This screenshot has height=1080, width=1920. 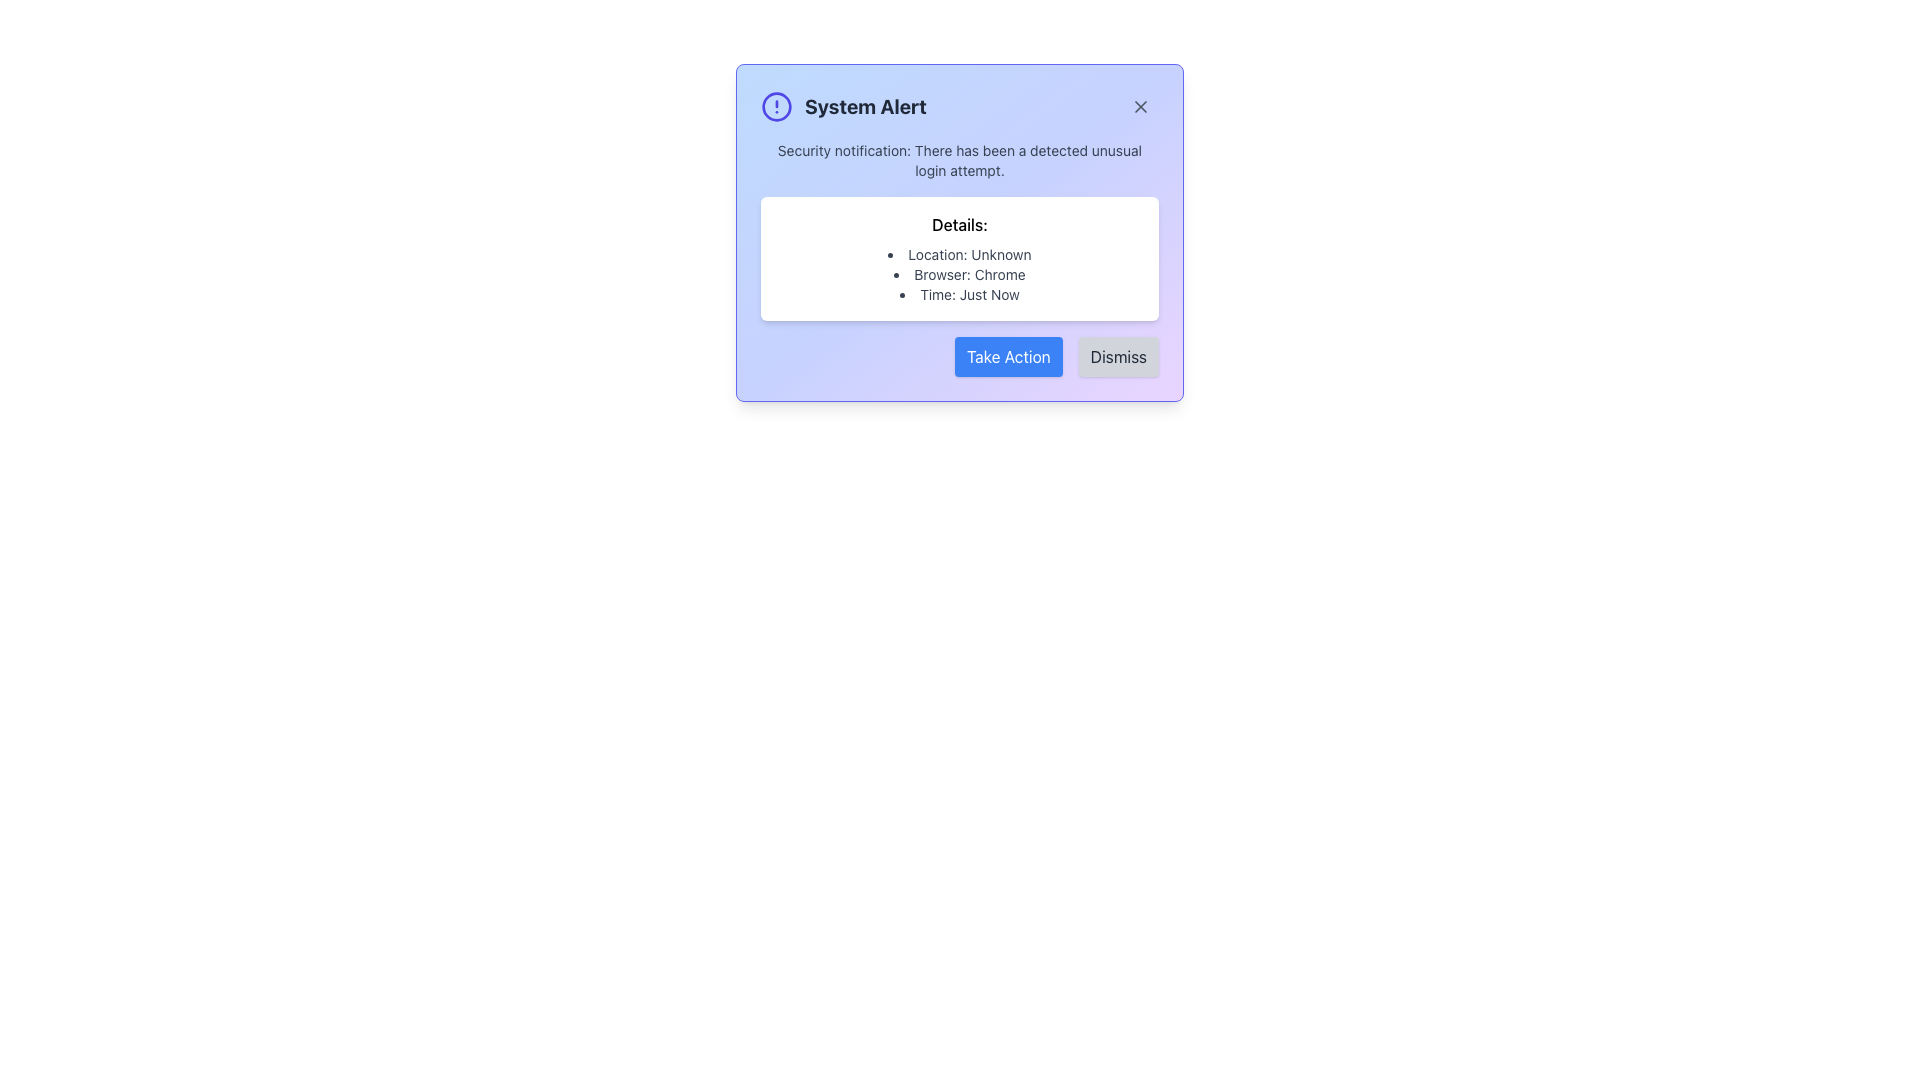 What do you see at coordinates (960, 160) in the screenshot?
I see `informational message text that notifies users of a detected unusual login attempt located below the 'System Alert' heading` at bounding box center [960, 160].